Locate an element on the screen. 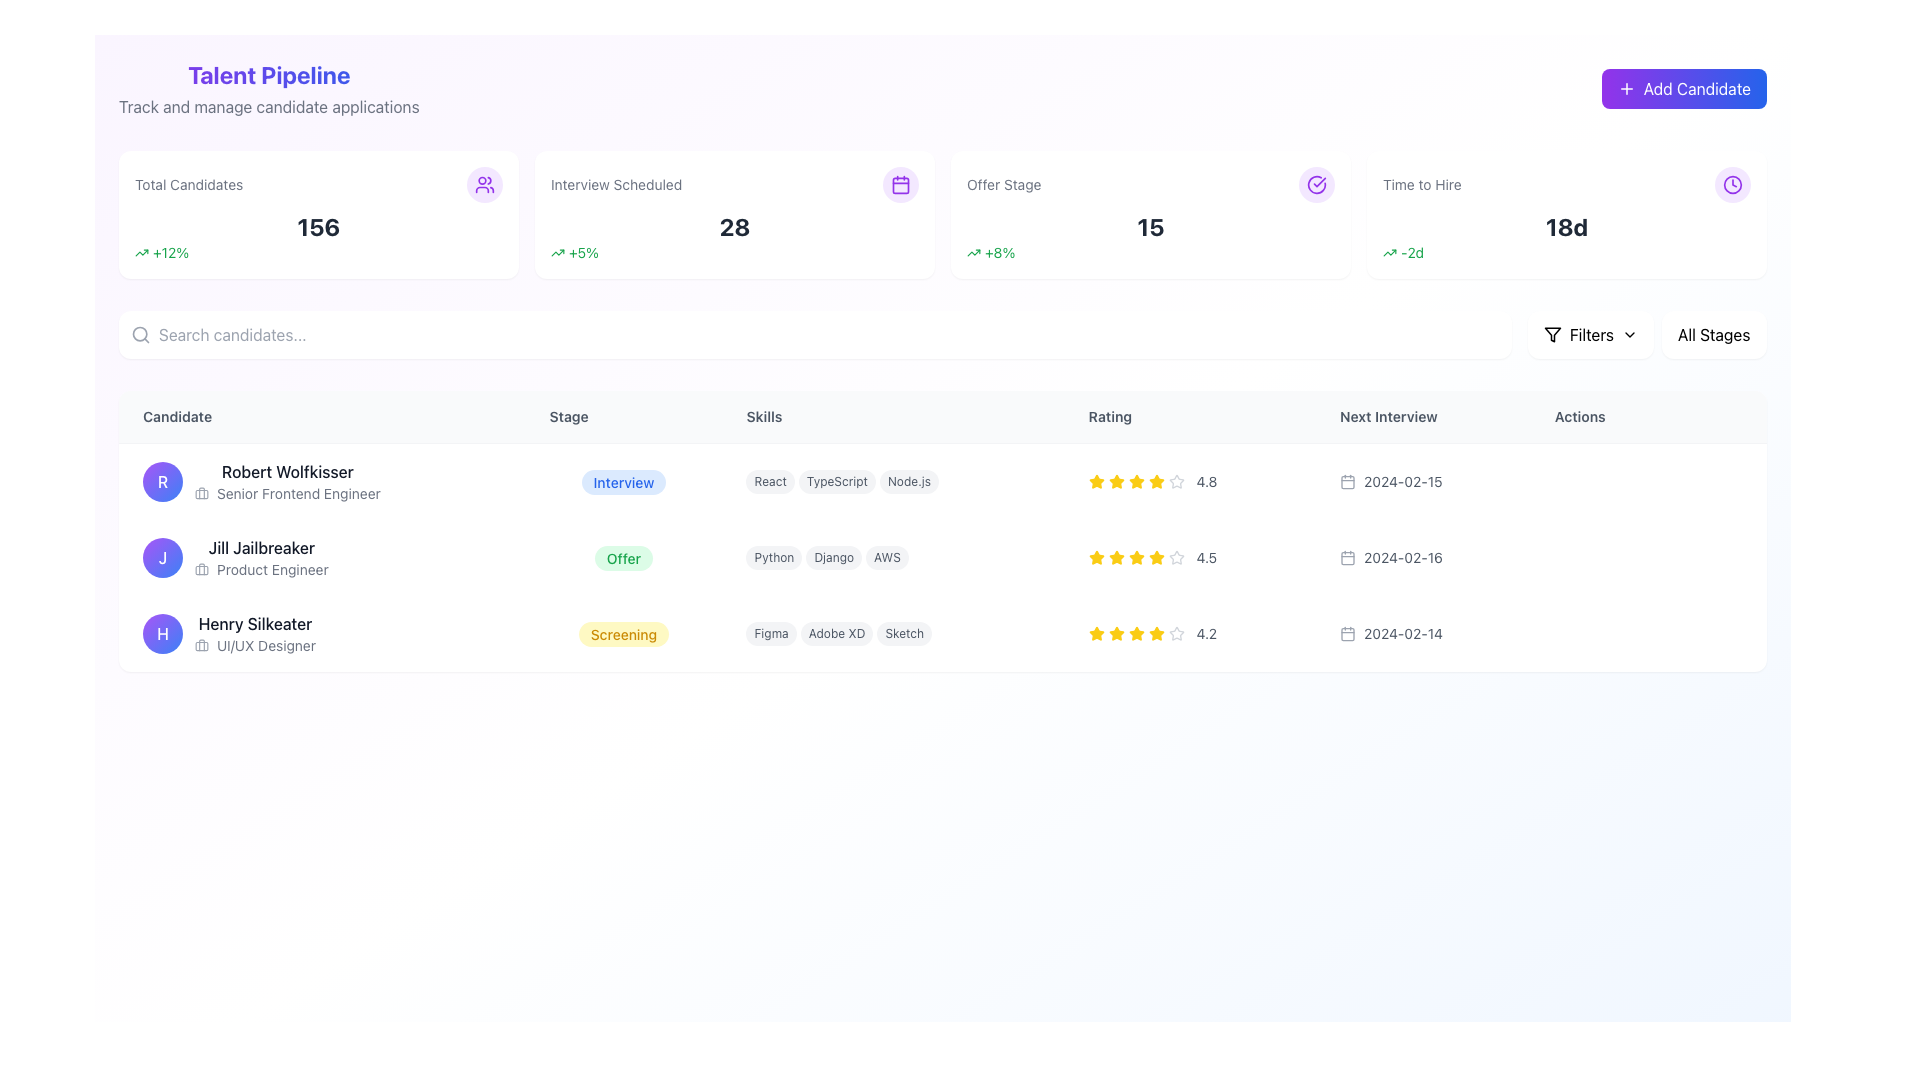 This screenshot has width=1920, height=1080. the third star in the 'Rating' column for Henry Silkeater to interact with the rating system is located at coordinates (1136, 633).